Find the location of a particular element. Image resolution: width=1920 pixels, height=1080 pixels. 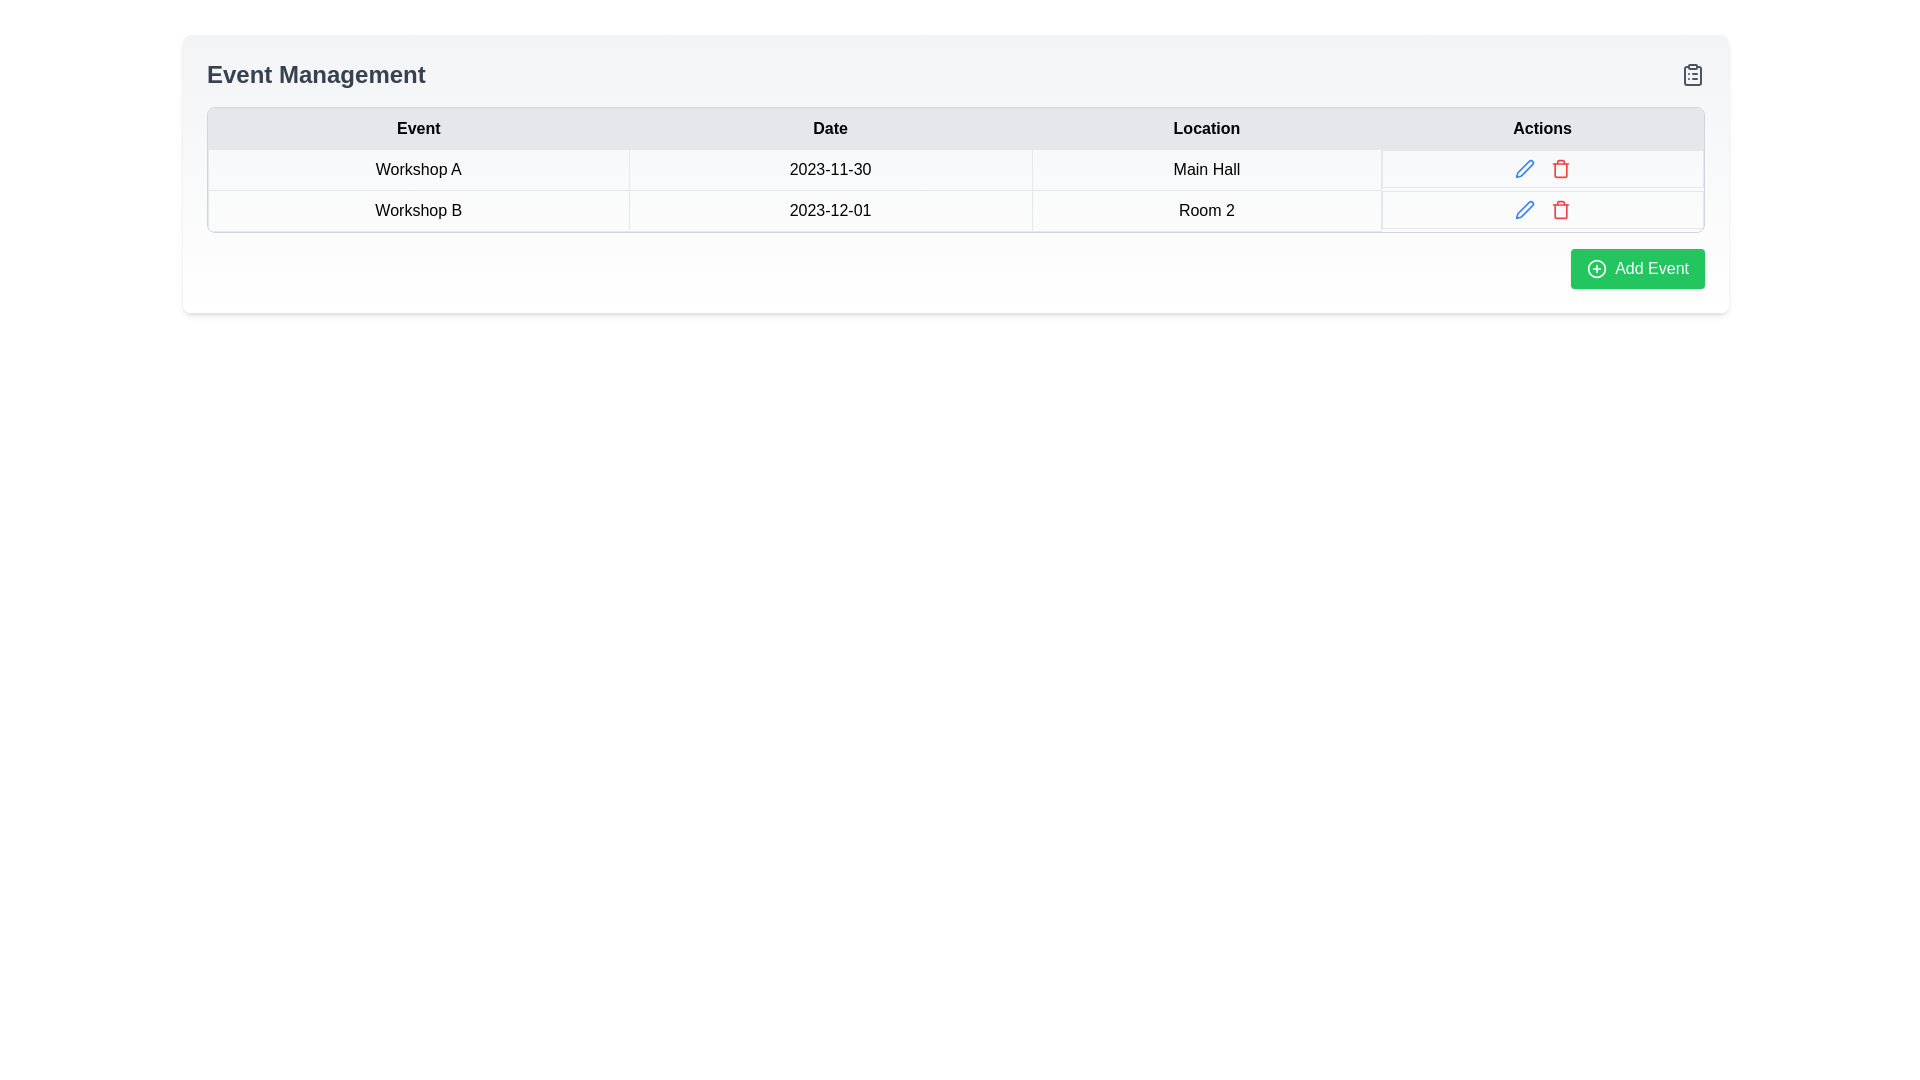

the red trash can icon located under the 'Actions' column, which changes its shade on hover is located at coordinates (1559, 168).